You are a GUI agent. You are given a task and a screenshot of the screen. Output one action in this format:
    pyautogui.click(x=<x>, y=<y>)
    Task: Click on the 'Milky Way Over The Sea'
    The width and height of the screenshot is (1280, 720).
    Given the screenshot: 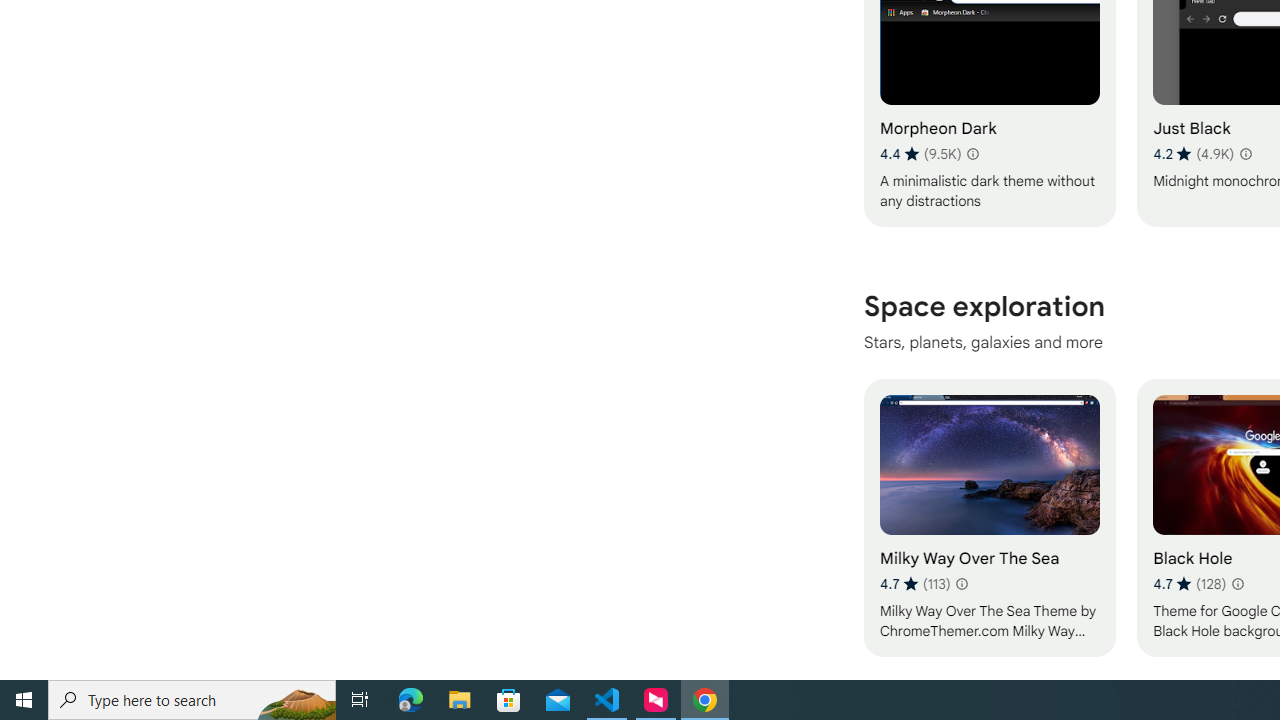 What is the action you would take?
    pyautogui.click(x=989, y=516)
    